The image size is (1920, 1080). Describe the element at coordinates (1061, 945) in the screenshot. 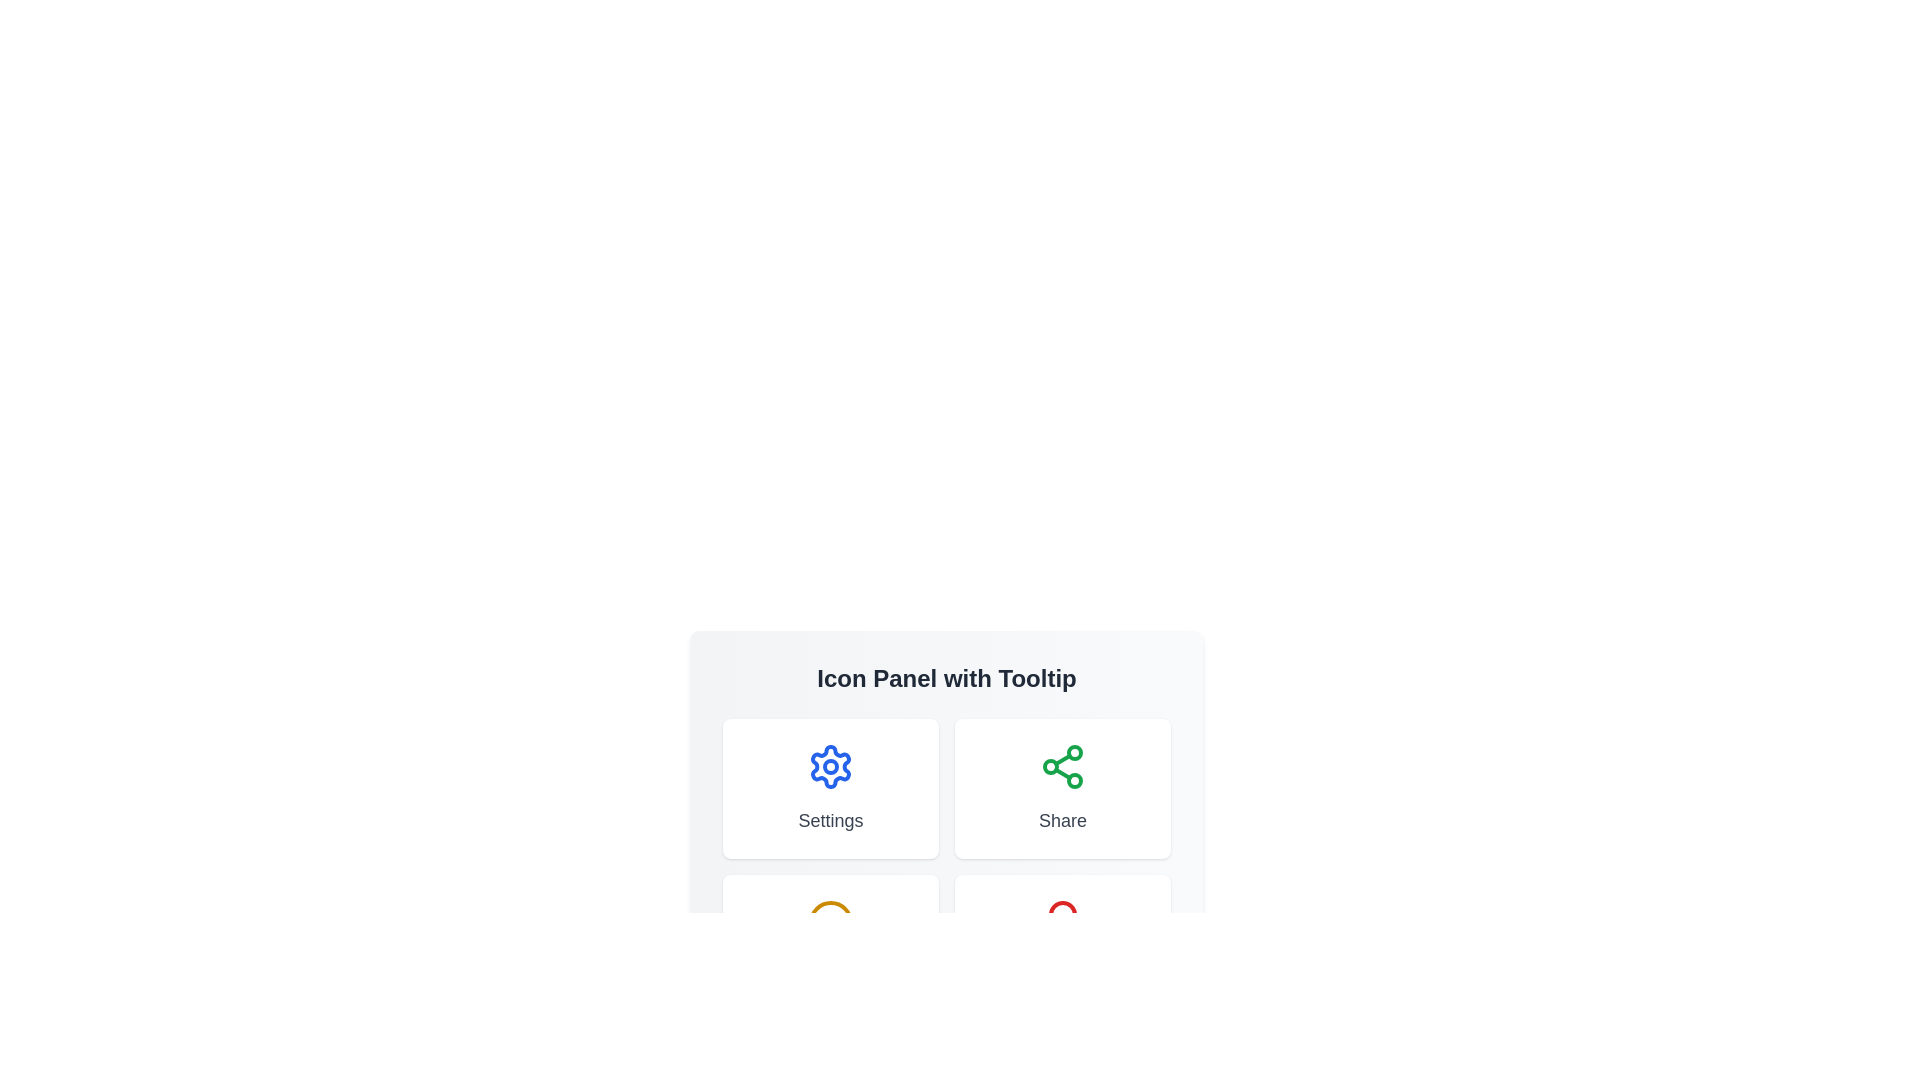

I see `the notifications button, which has a white background, a circular red bell icon at the top, and the text 'Notifications' in gray, located at the bottom-right of a 2x2 grid` at that location.